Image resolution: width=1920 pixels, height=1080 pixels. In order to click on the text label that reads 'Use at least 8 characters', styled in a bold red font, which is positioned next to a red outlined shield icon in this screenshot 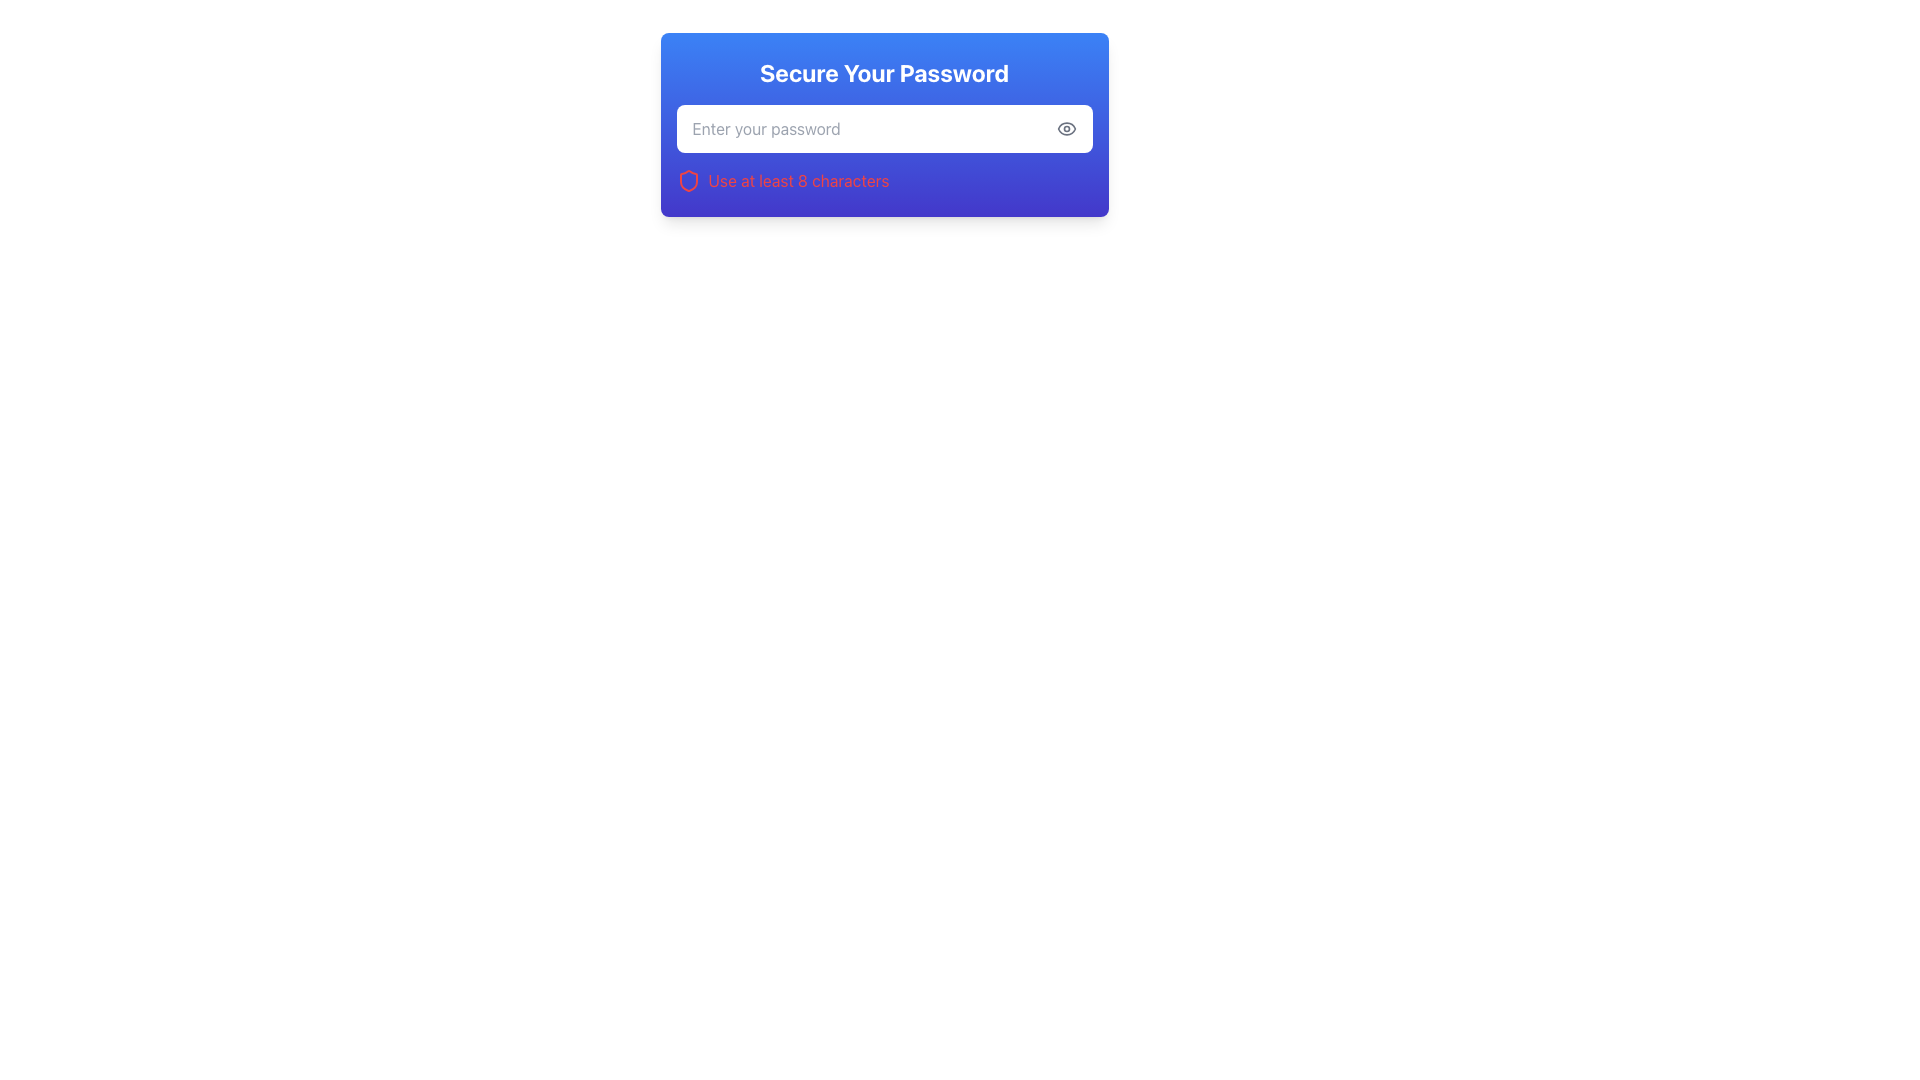, I will do `click(797, 181)`.